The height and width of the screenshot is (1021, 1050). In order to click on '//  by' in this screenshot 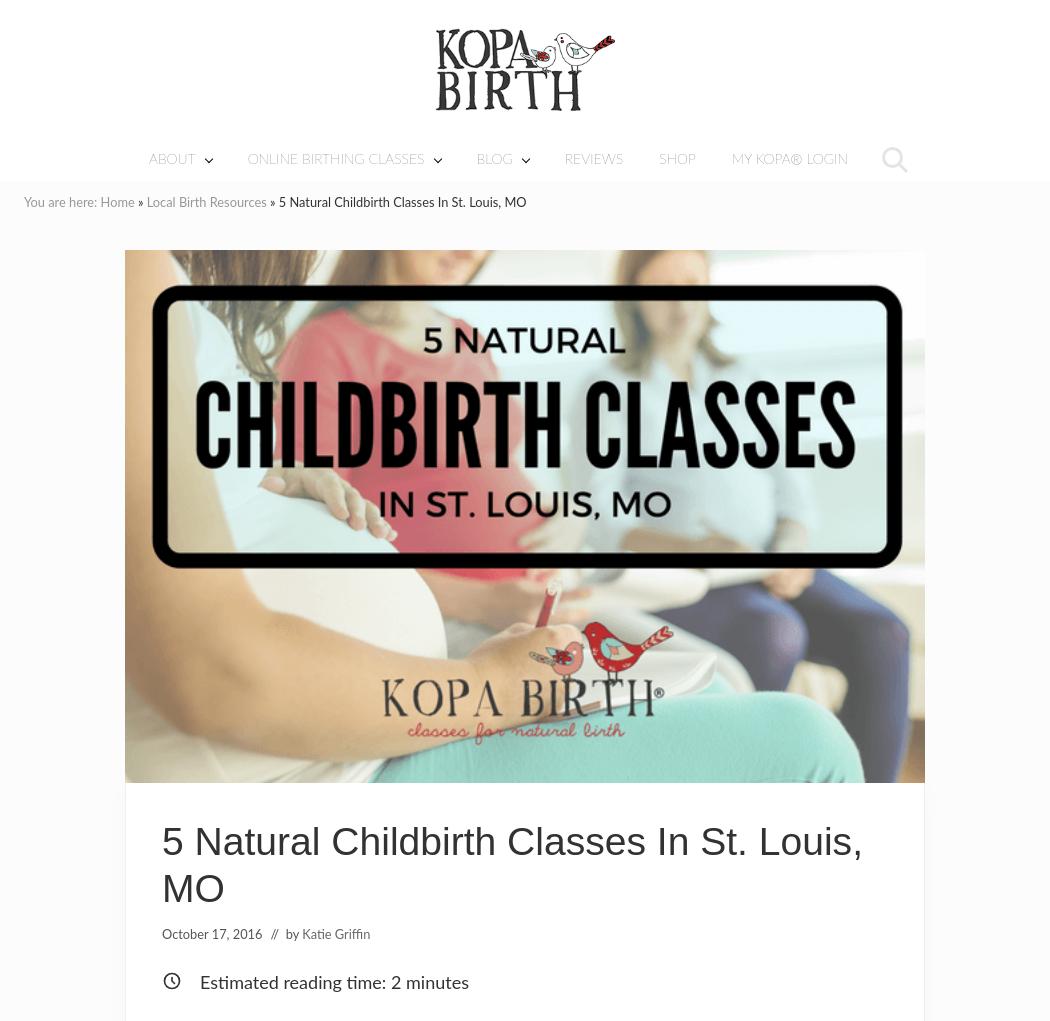, I will do `click(285, 934)`.